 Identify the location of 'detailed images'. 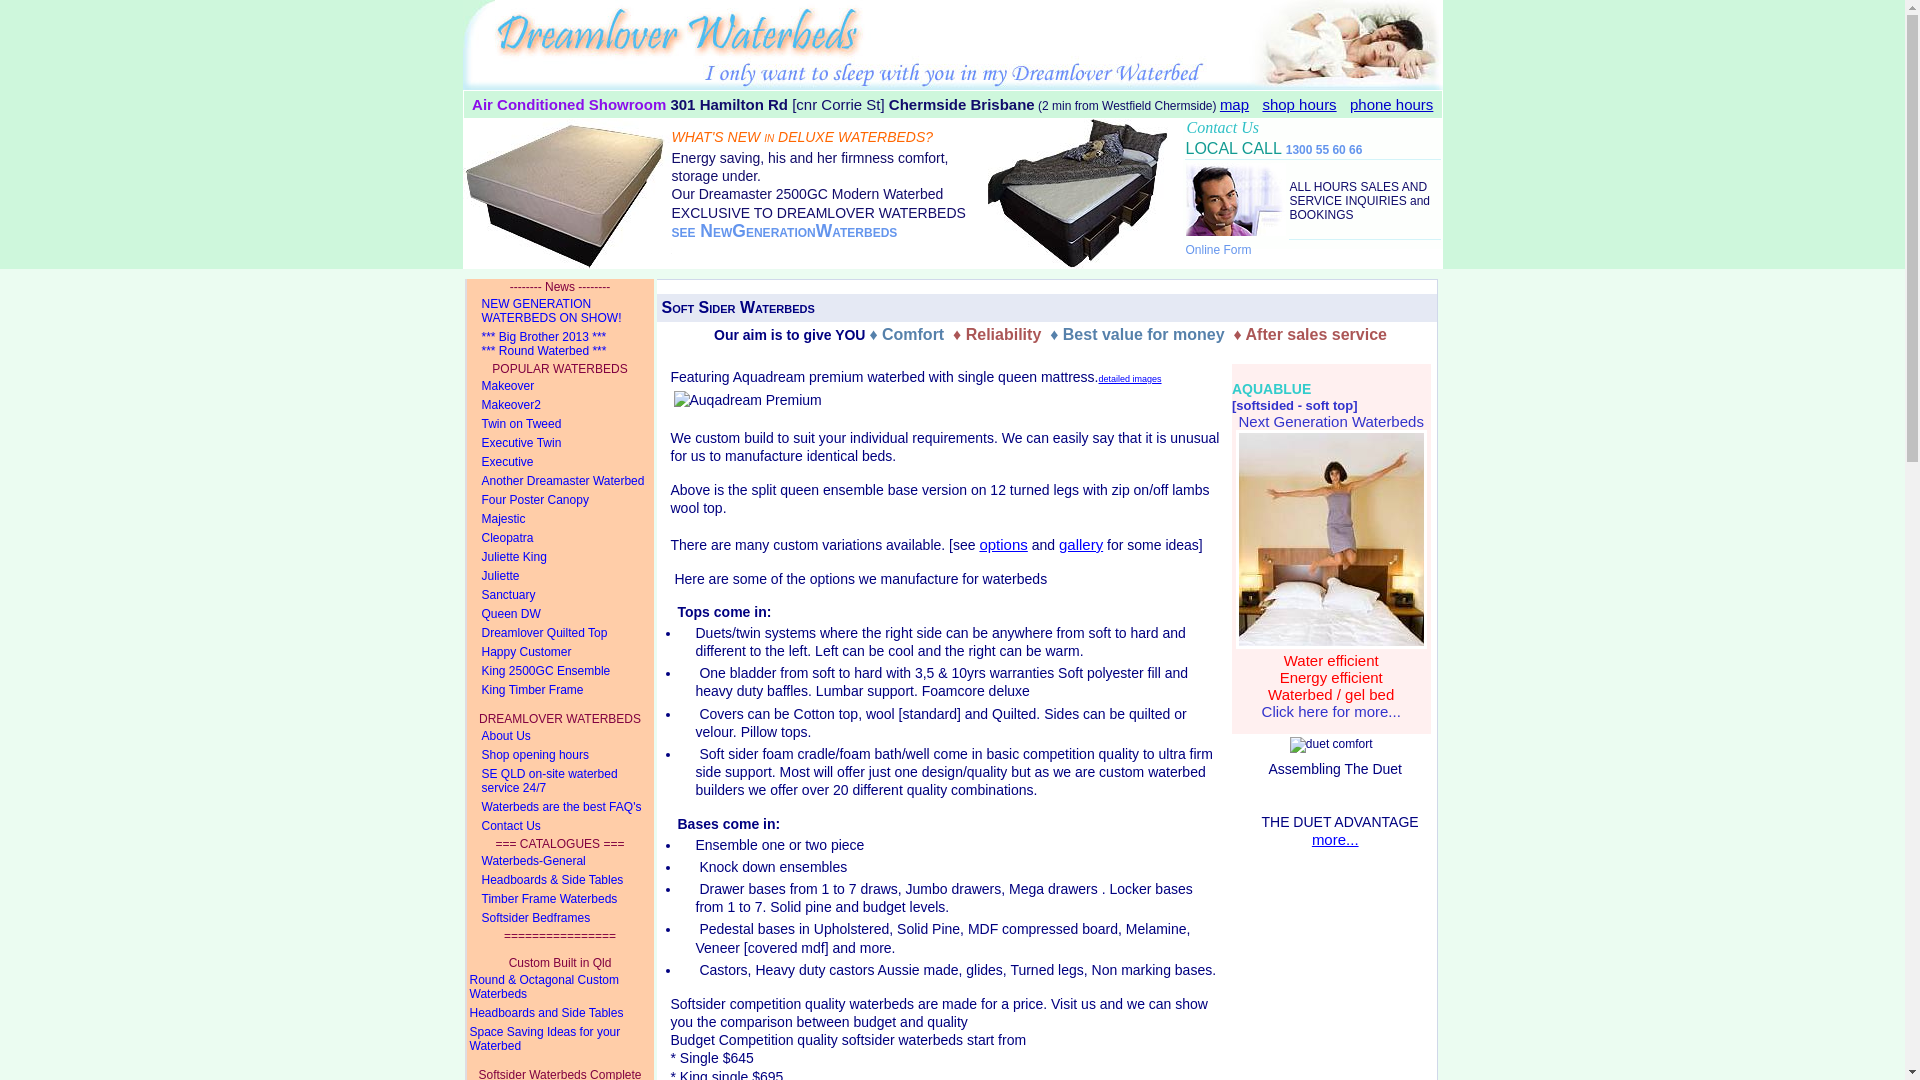
(1097, 376).